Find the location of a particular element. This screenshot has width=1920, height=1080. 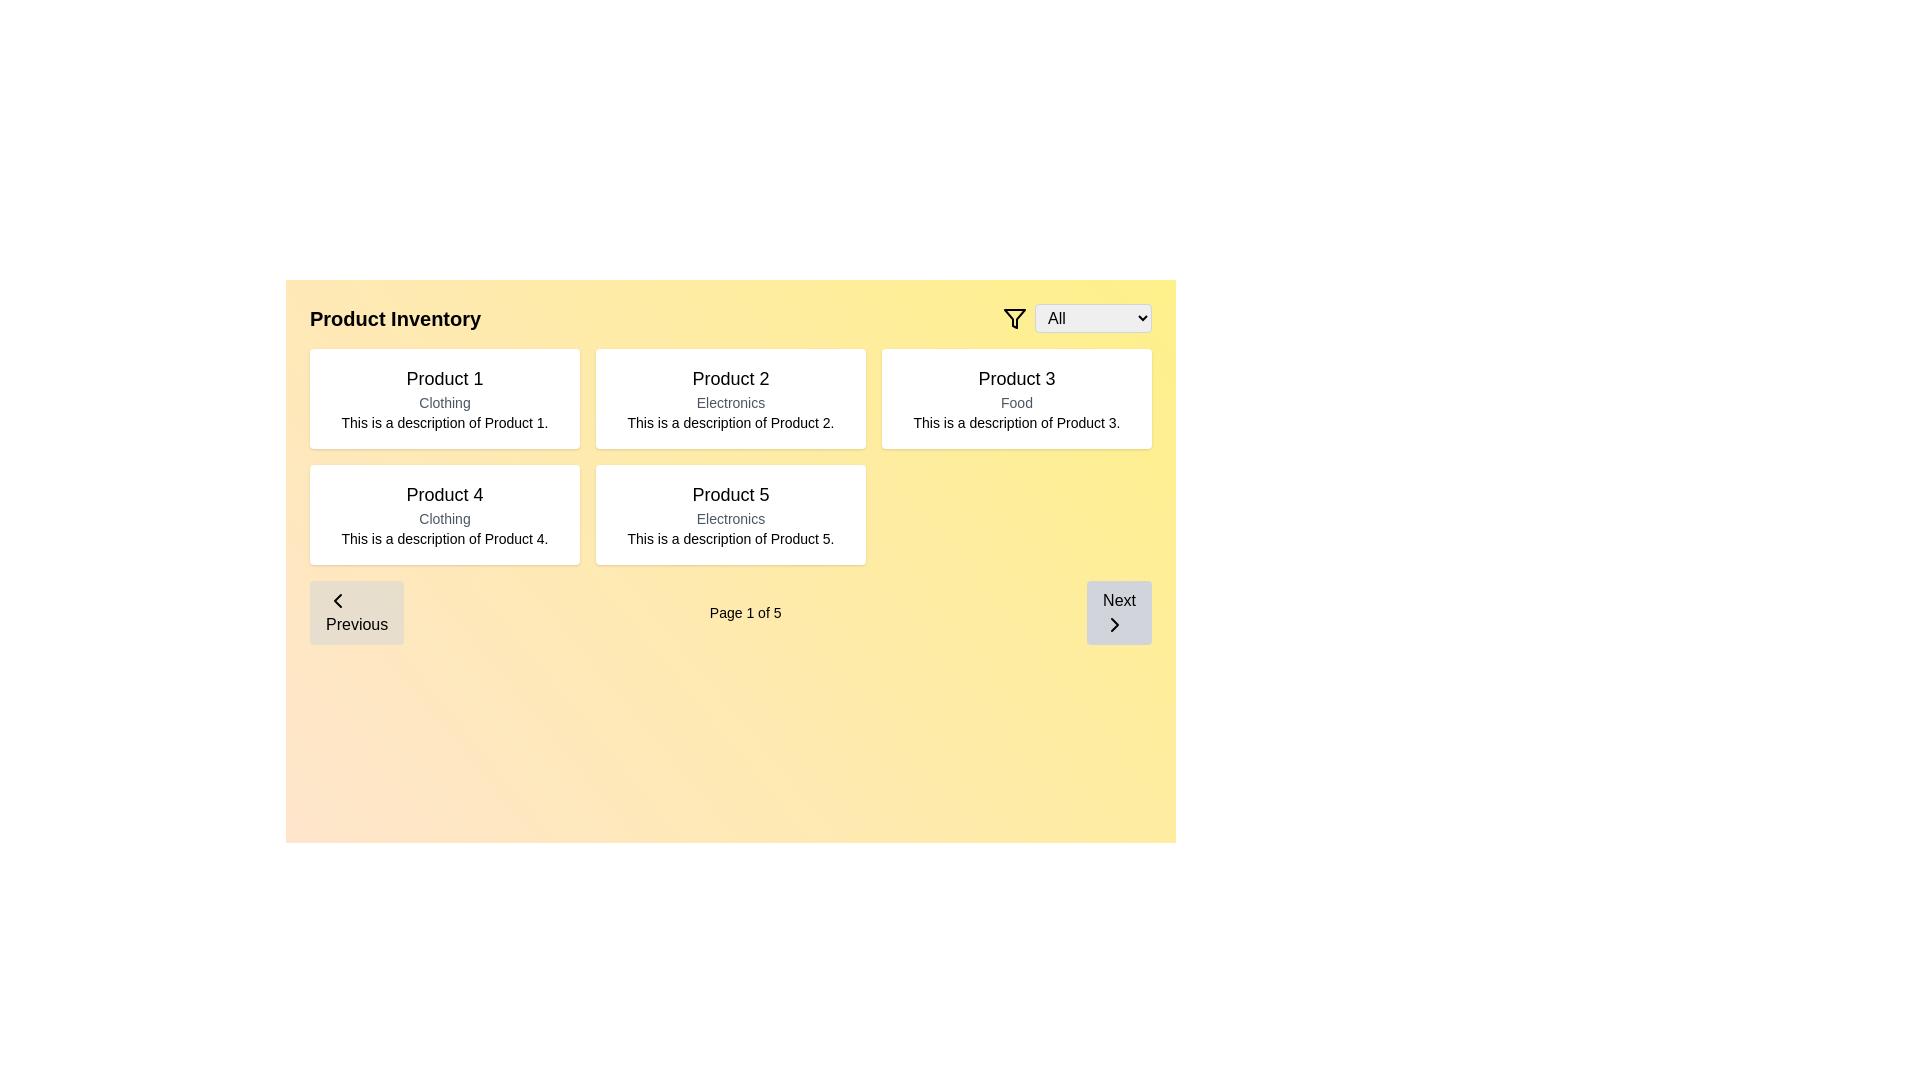

the chevron icon within the 'Next' button located at the bottom-right corner of the interface is located at coordinates (1114, 623).